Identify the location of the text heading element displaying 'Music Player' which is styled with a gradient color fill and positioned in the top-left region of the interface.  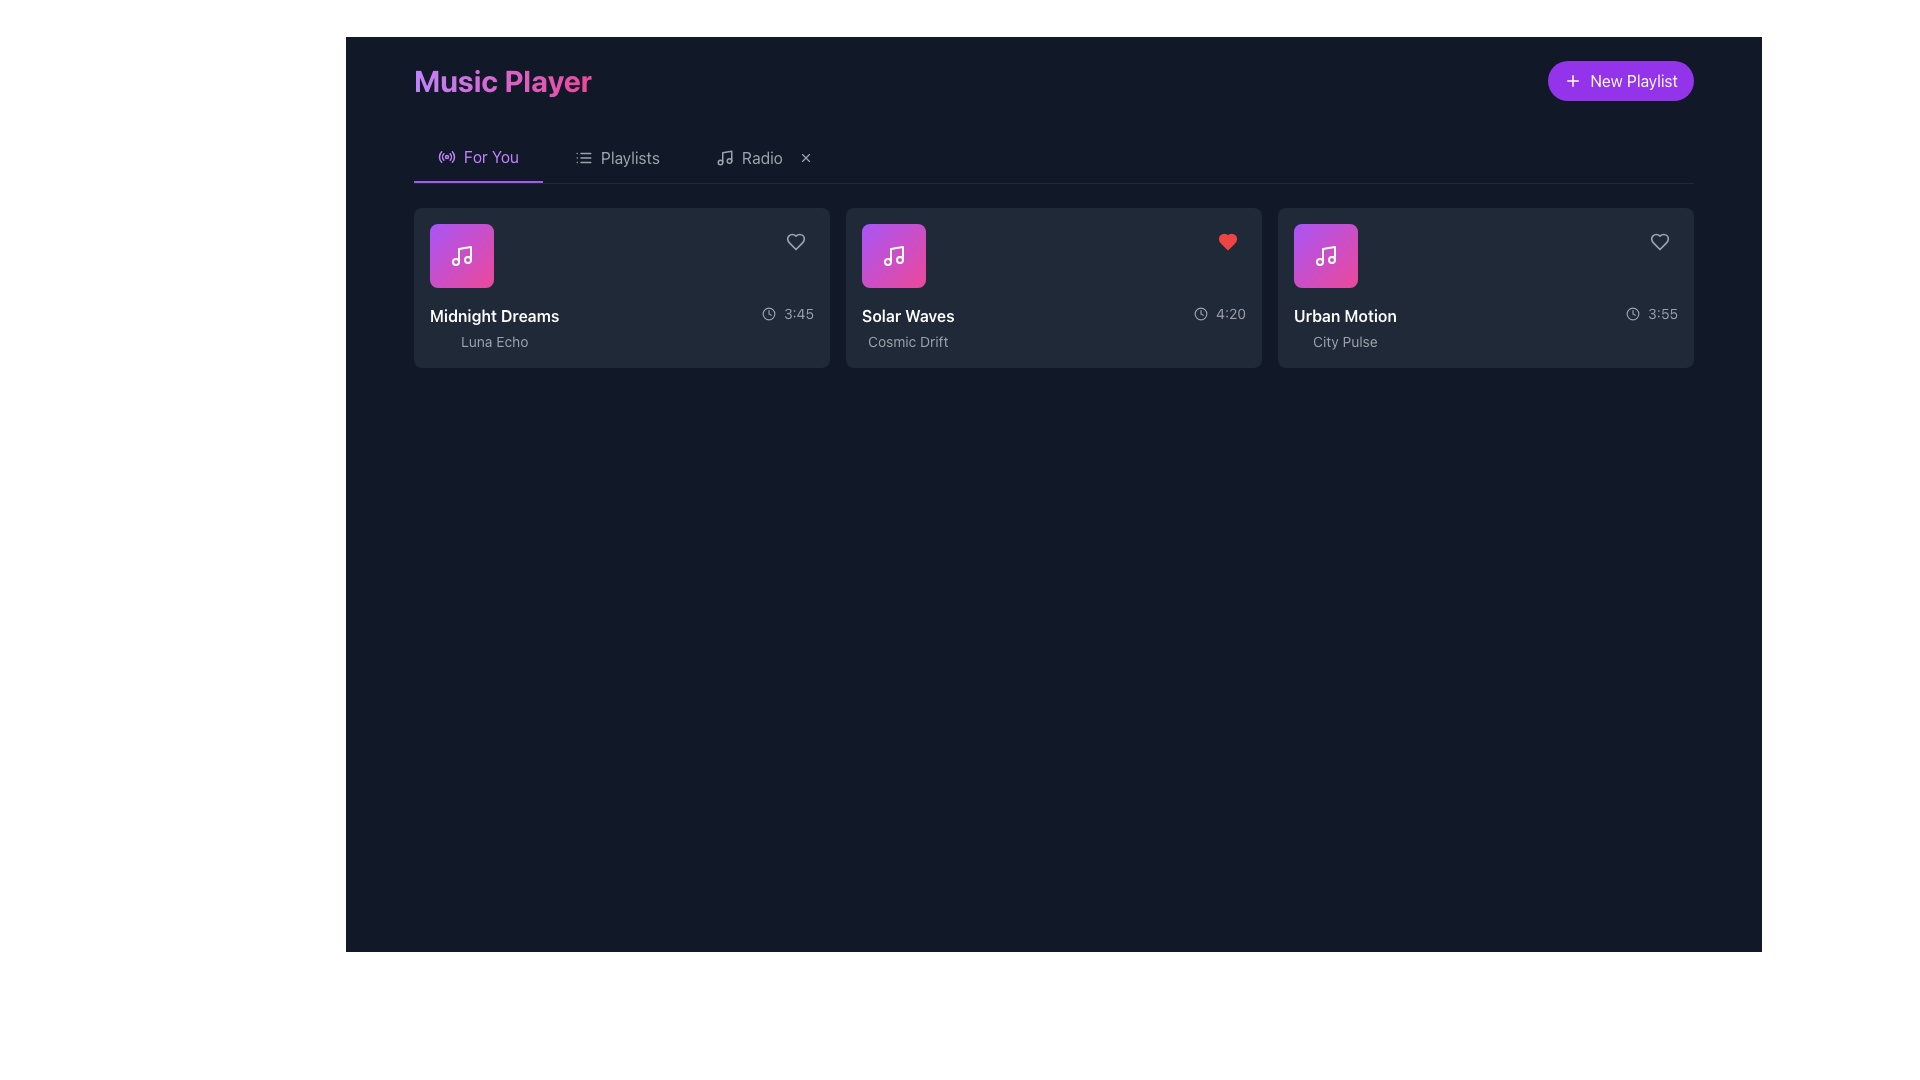
(503, 80).